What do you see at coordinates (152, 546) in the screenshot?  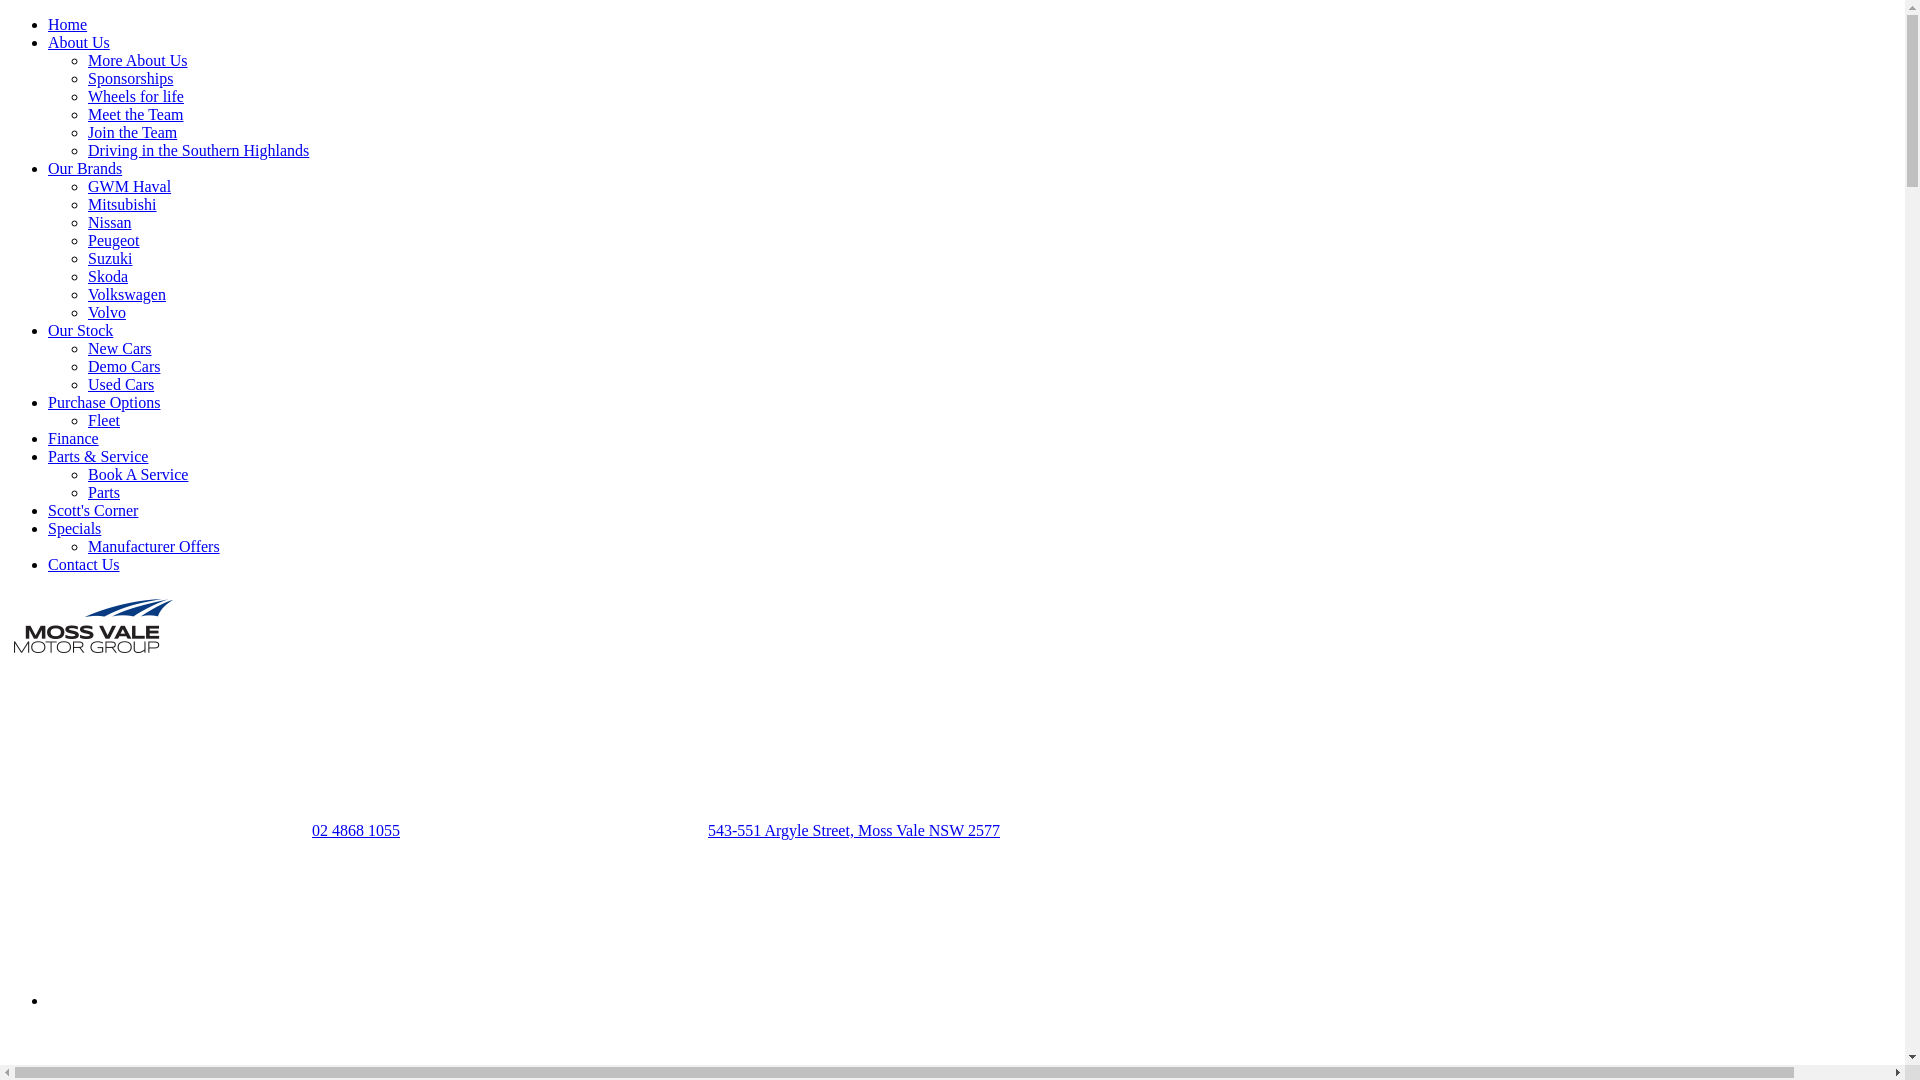 I see `'Manufacturer Offers'` at bounding box center [152, 546].